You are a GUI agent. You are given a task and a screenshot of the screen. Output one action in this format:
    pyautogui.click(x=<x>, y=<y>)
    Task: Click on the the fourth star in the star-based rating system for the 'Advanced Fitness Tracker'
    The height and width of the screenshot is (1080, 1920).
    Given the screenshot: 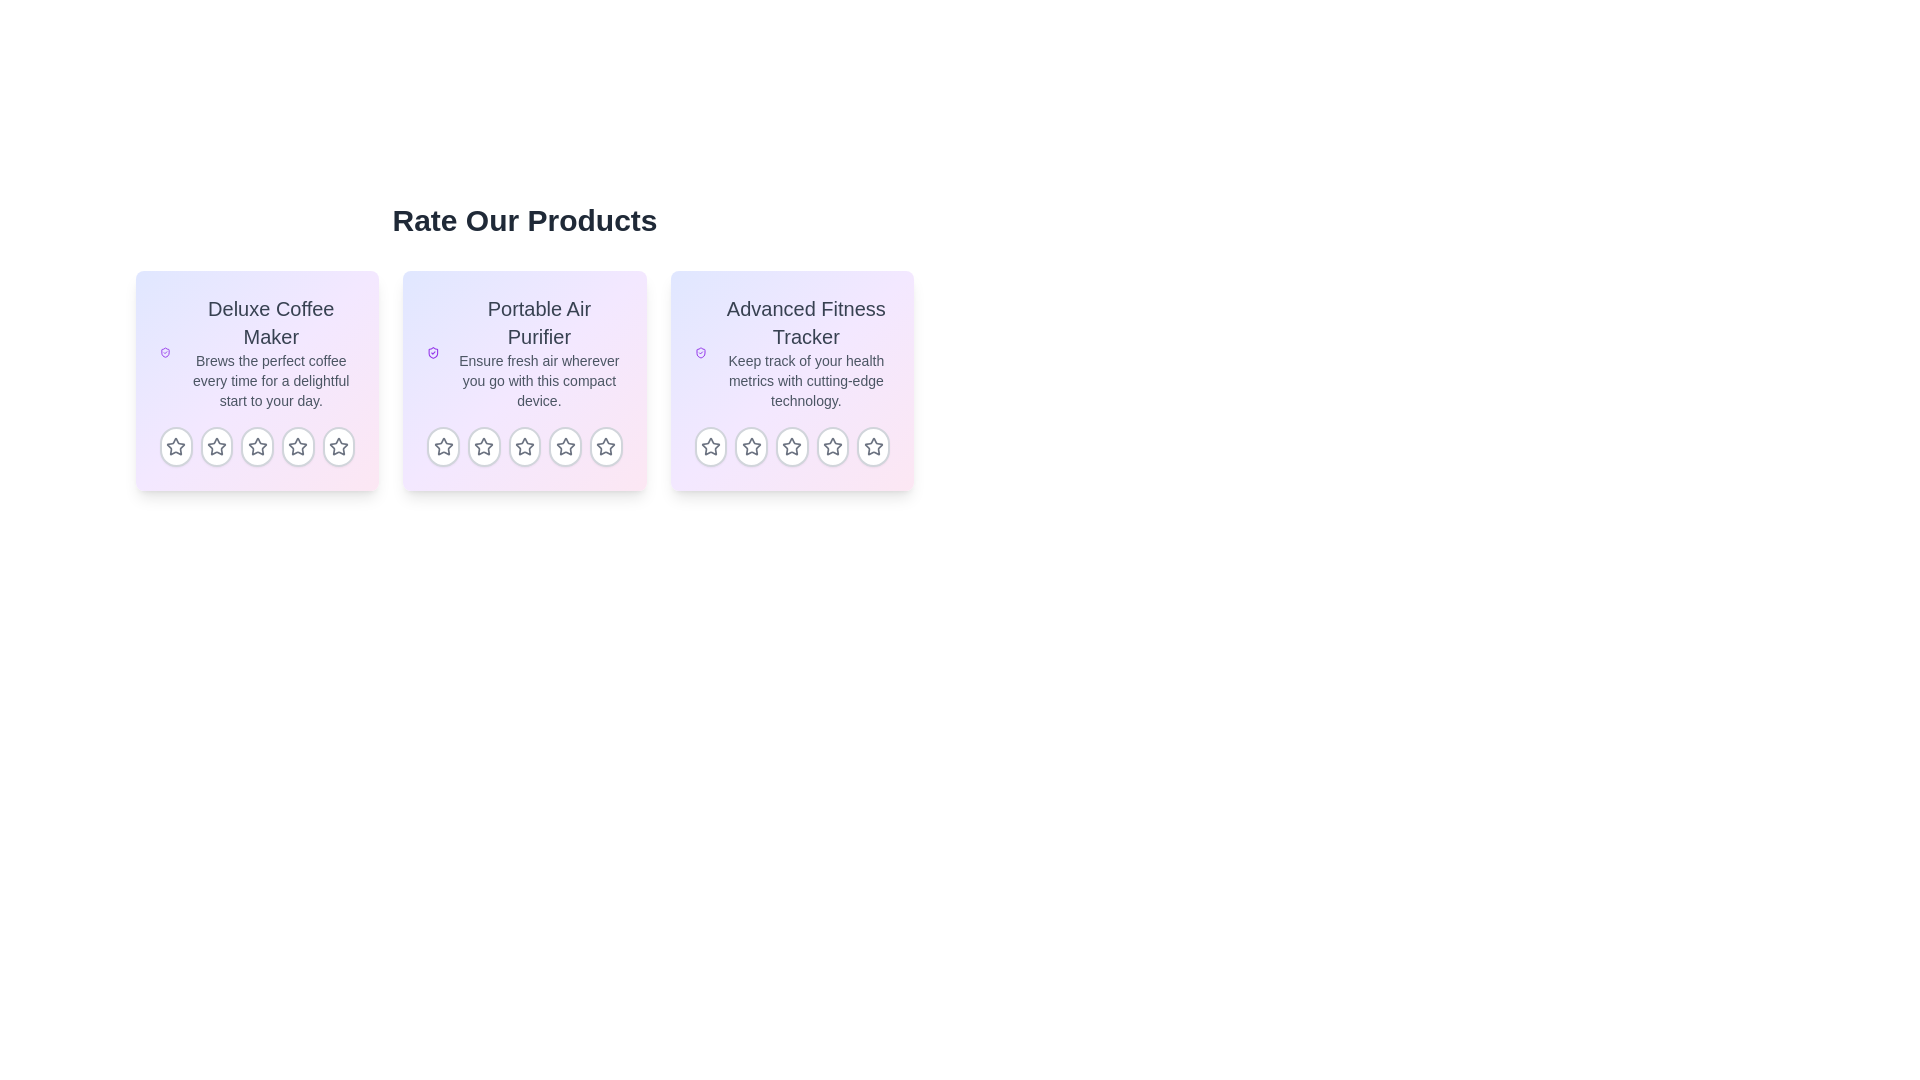 What is the action you would take?
    pyautogui.click(x=833, y=446)
    